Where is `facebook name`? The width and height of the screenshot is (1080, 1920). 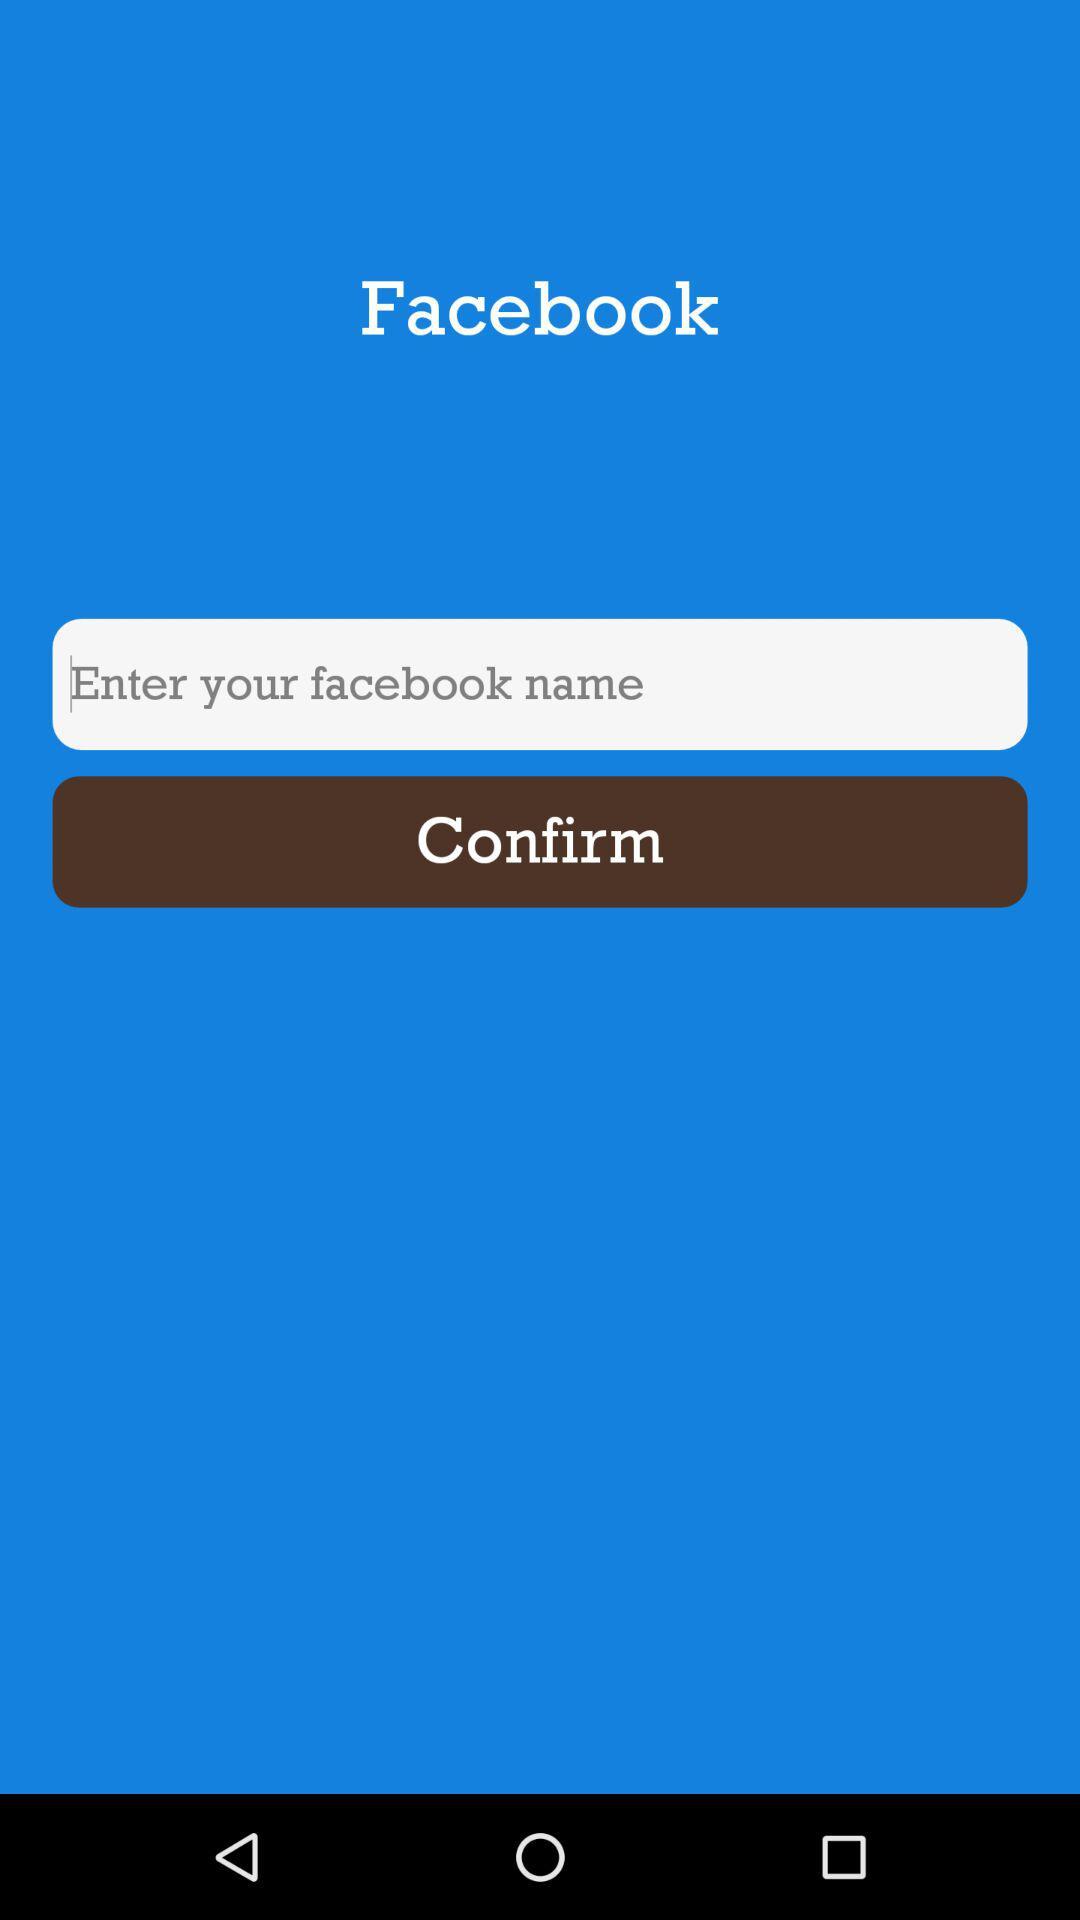
facebook name is located at coordinates (540, 684).